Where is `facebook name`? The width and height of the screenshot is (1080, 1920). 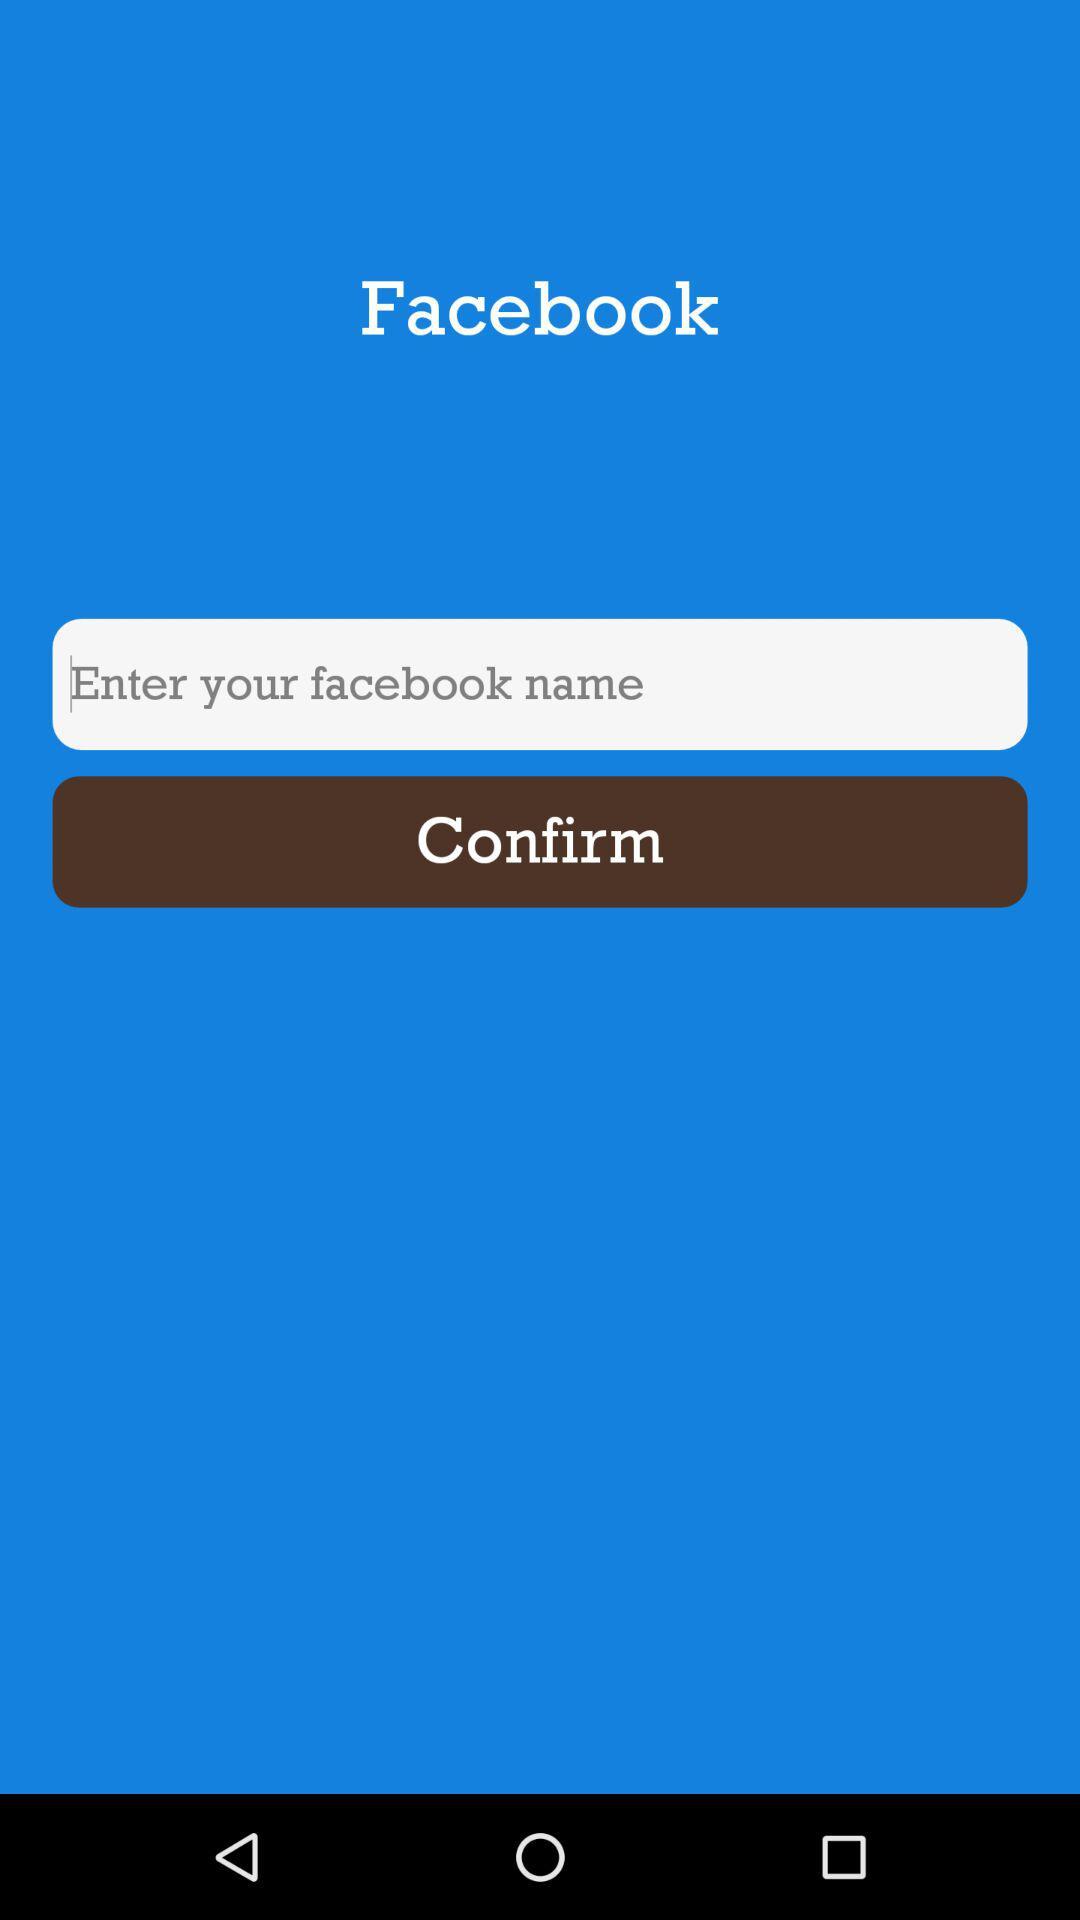
facebook name is located at coordinates (540, 684).